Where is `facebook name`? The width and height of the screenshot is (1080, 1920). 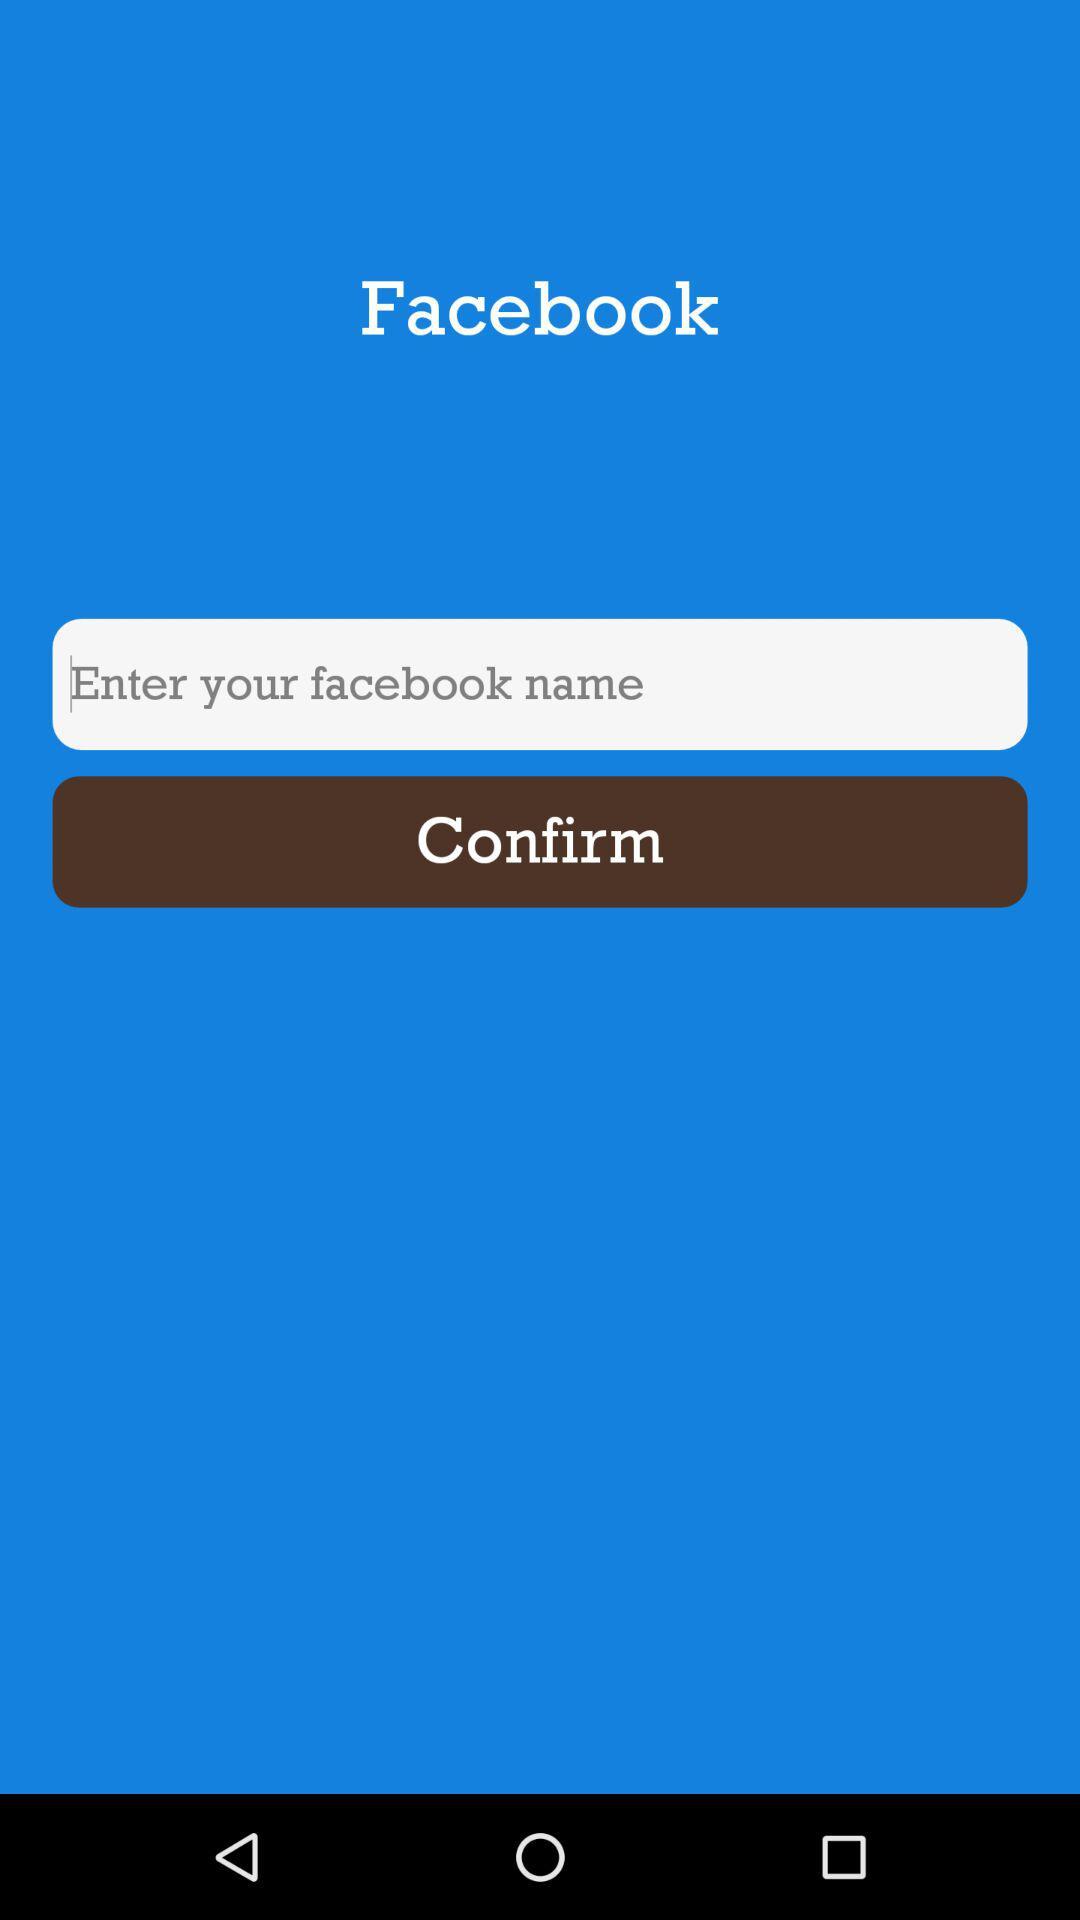
facebook name is located at coordinates (540, 684).